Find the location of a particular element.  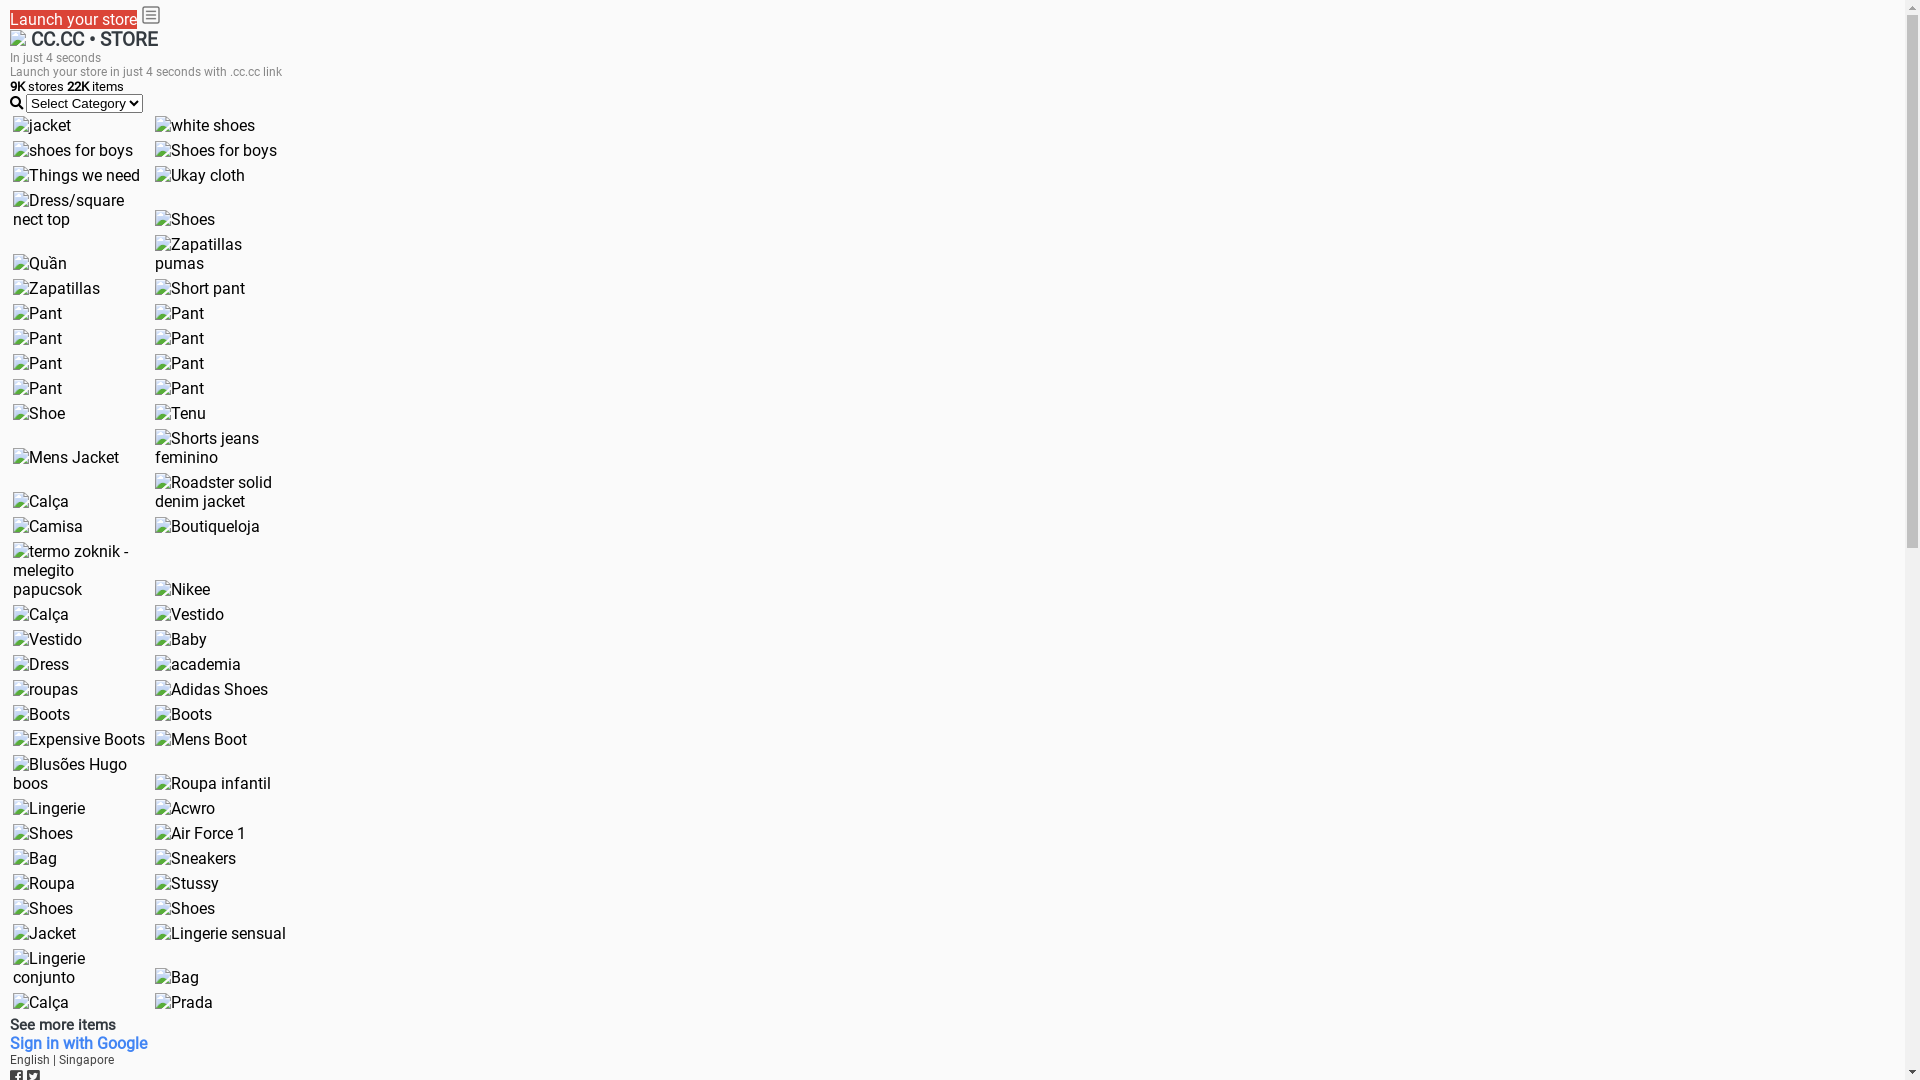

'academia' is located at coordinates (197, 664).